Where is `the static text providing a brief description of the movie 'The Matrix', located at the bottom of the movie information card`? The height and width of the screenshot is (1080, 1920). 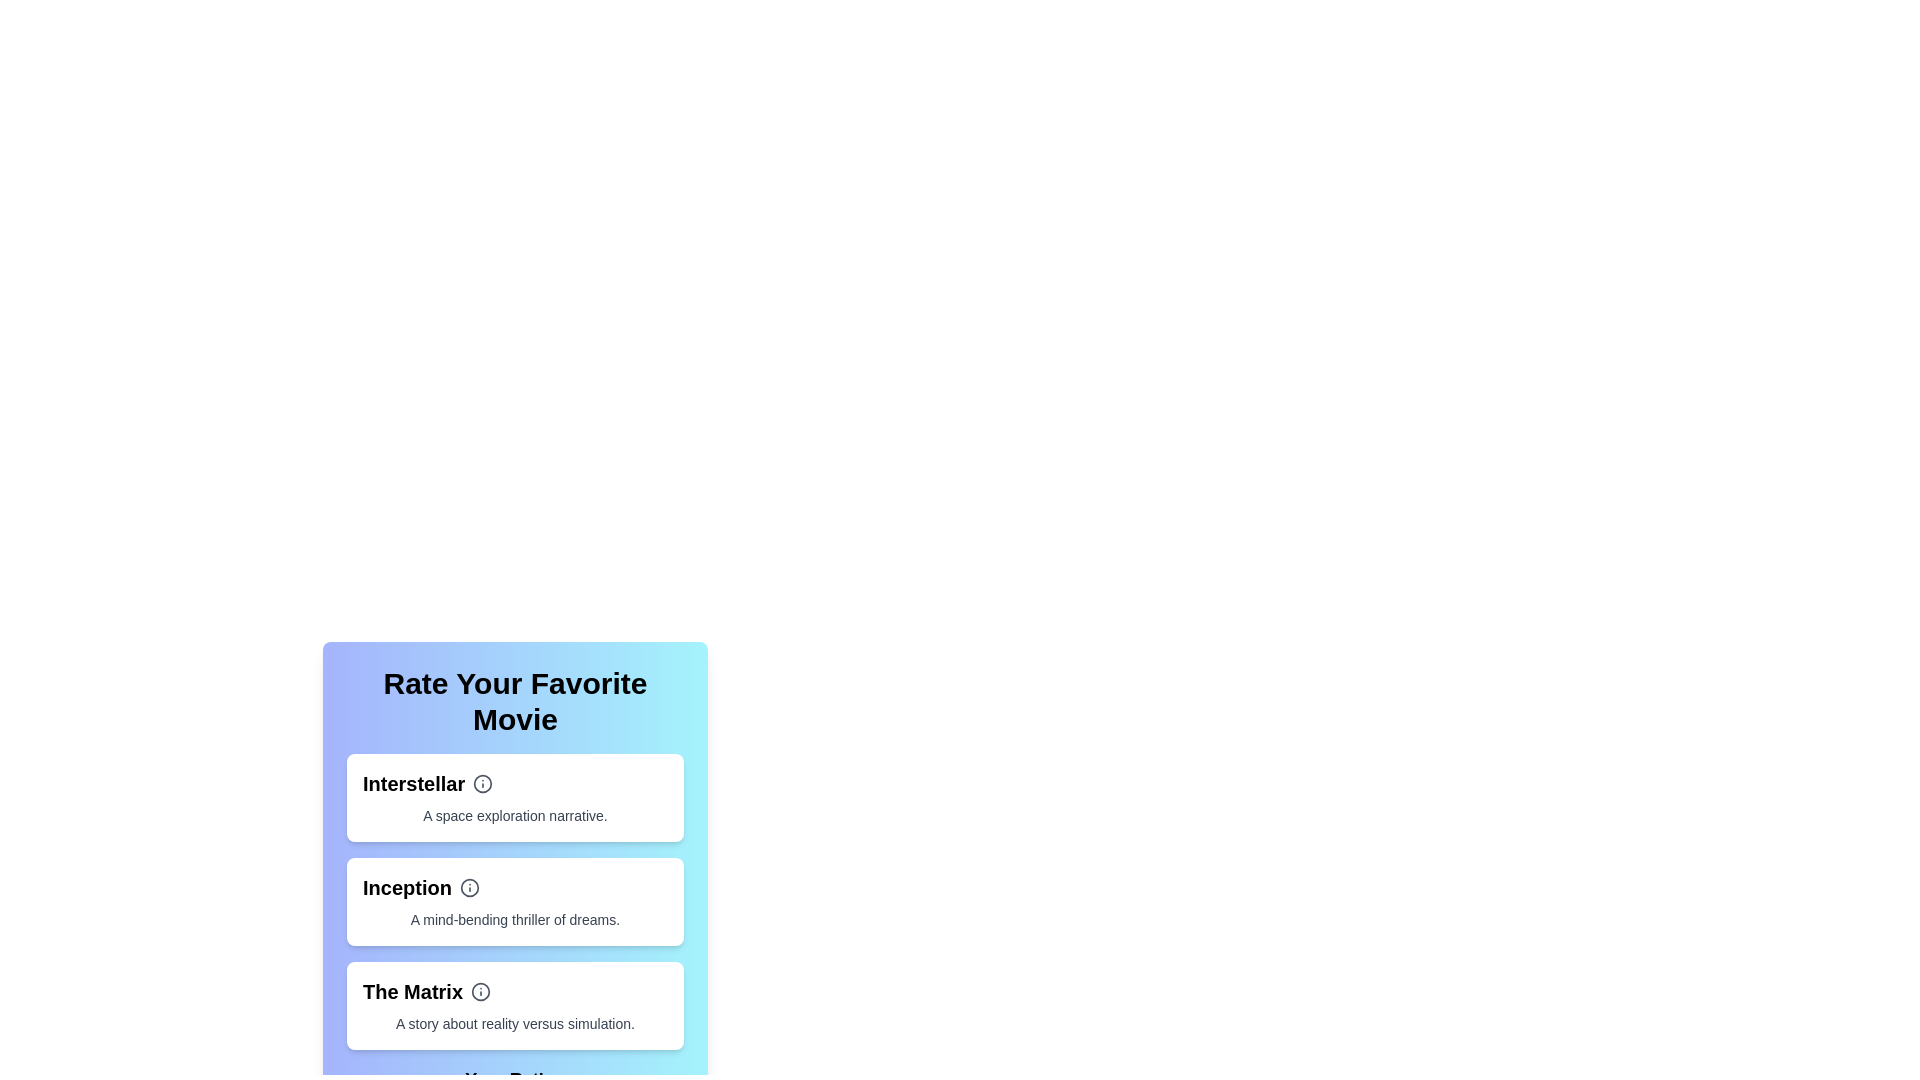 the static text providing a brief description of the movie 'The Matrix', located at the bottom of the movie information card is located at coordinates (515, 1023).